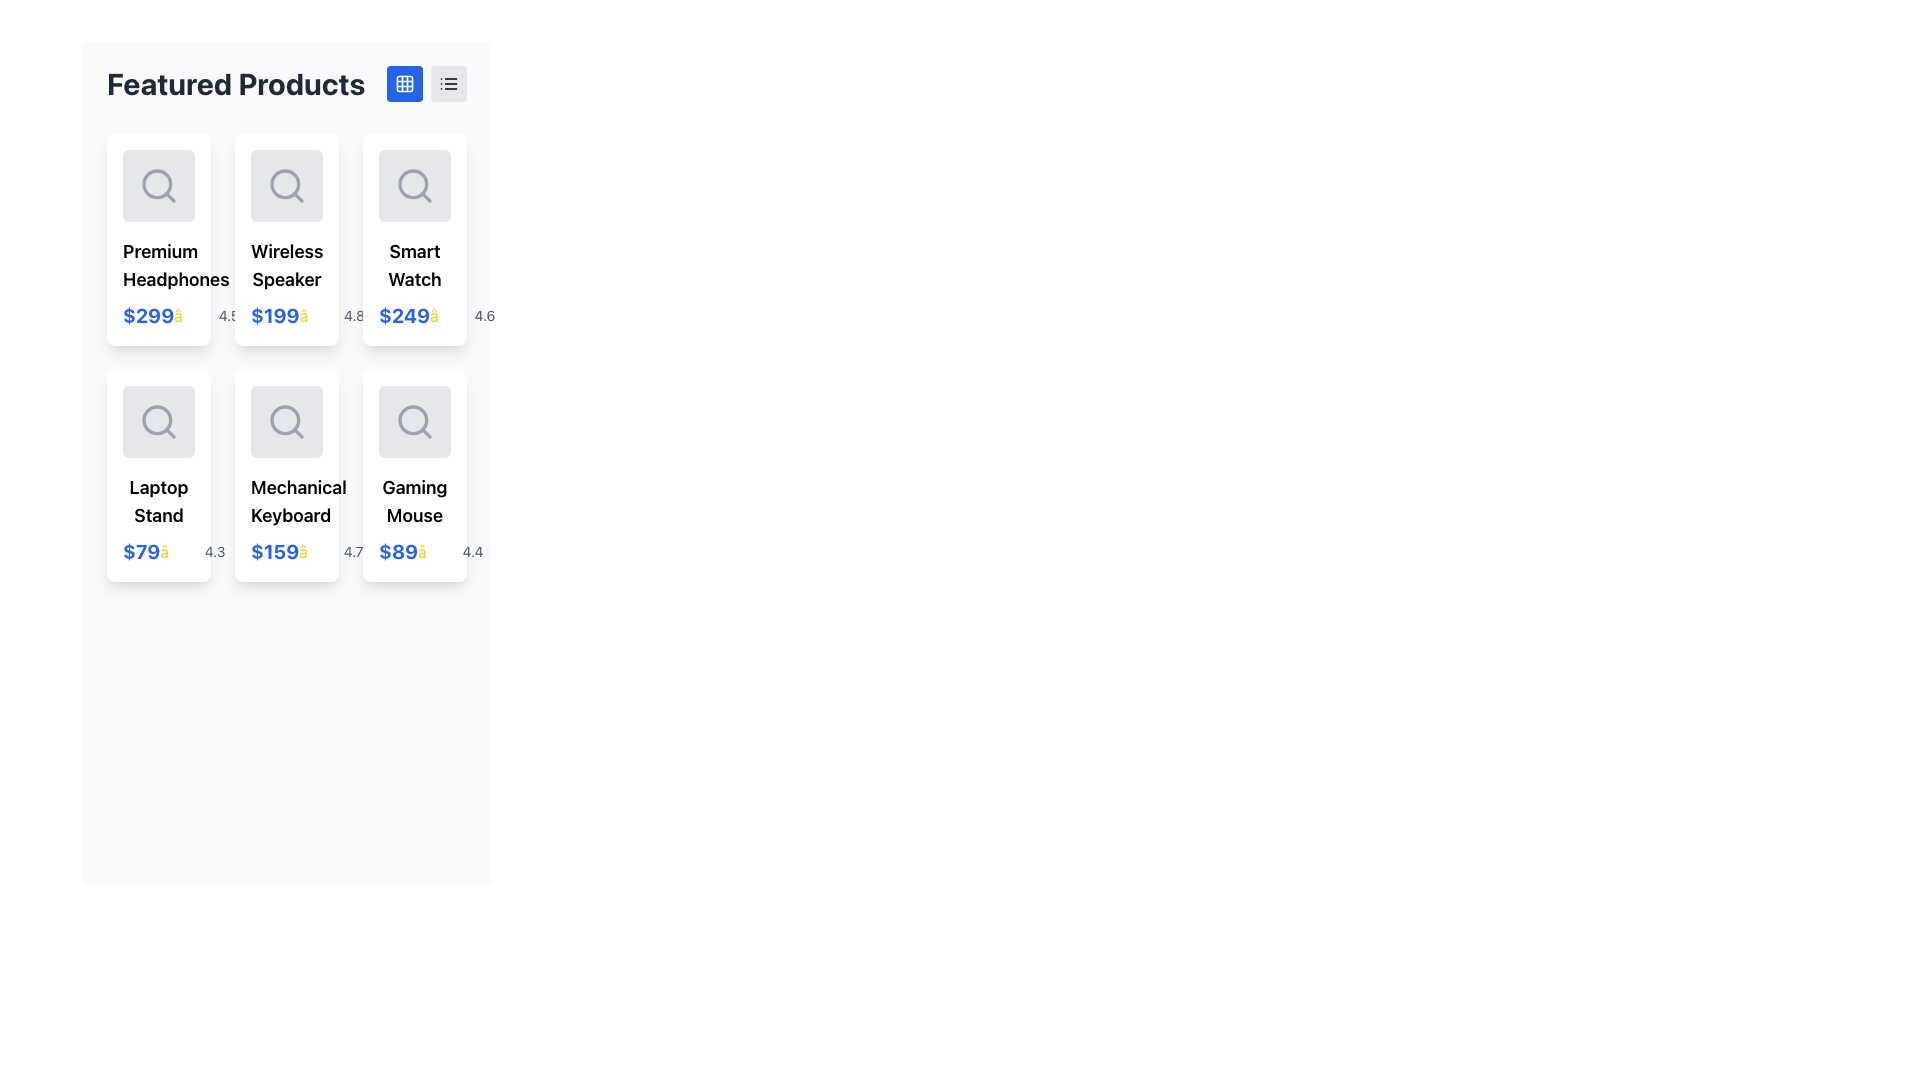 This screenshot has width=1920, height=1080. What do you see at coordinates (286, 315) in the screenshot?
I see `the text display with a bold blue '$199' price and a gold star symbol followed by the rating '4.8' located in the second card of the top row in the product grid layout` at bounding box center [286, 315].